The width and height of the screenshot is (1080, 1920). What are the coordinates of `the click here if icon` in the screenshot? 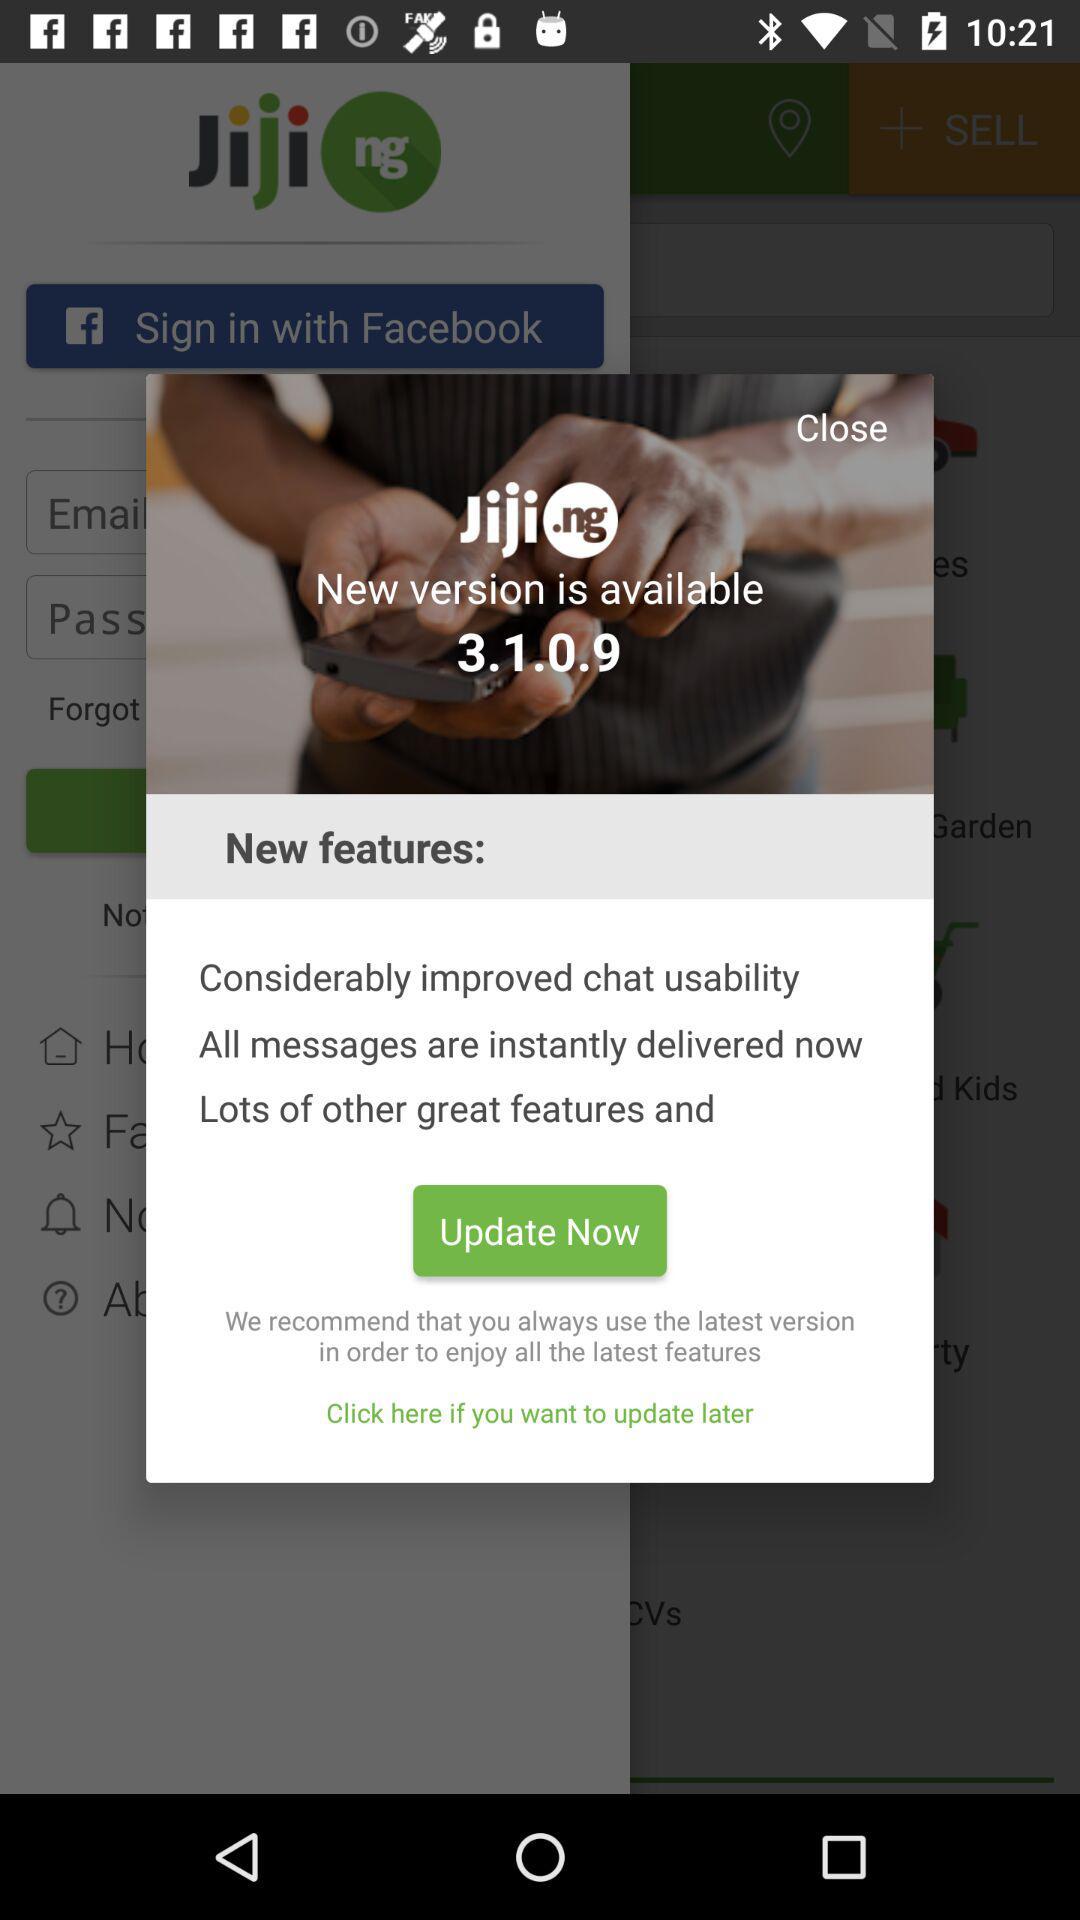 It's located at (540, 1411).